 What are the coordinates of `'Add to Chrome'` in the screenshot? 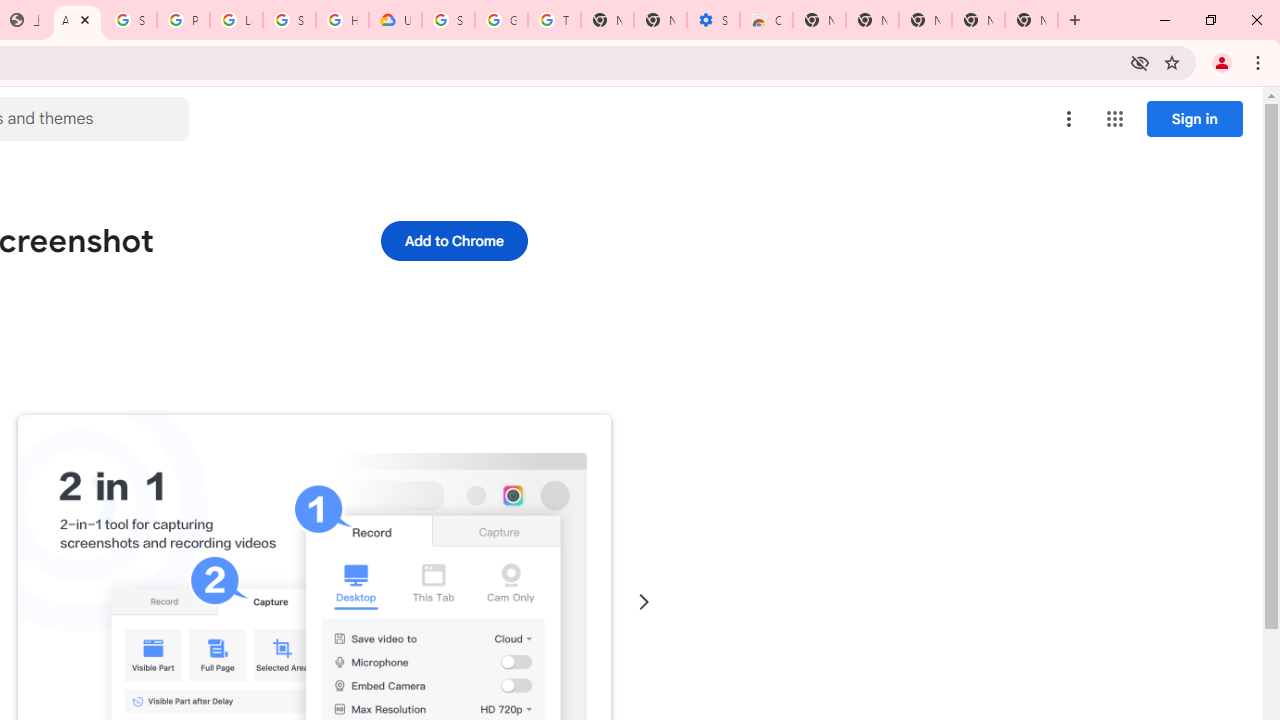 It's located at (452, 239).